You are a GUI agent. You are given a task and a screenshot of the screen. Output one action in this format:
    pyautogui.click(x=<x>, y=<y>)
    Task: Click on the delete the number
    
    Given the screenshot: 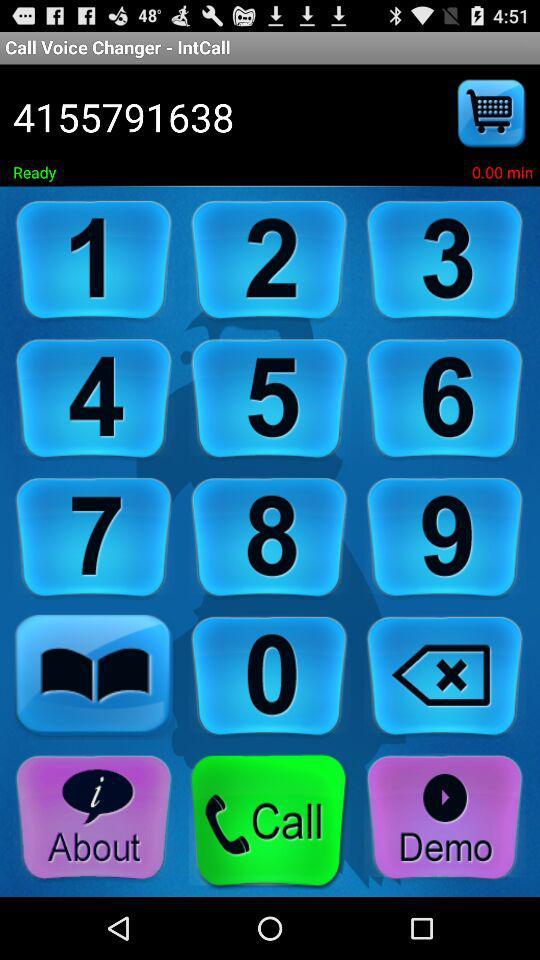 What is the action you would take?
    pyautogui.click(x=445, y=677)
    